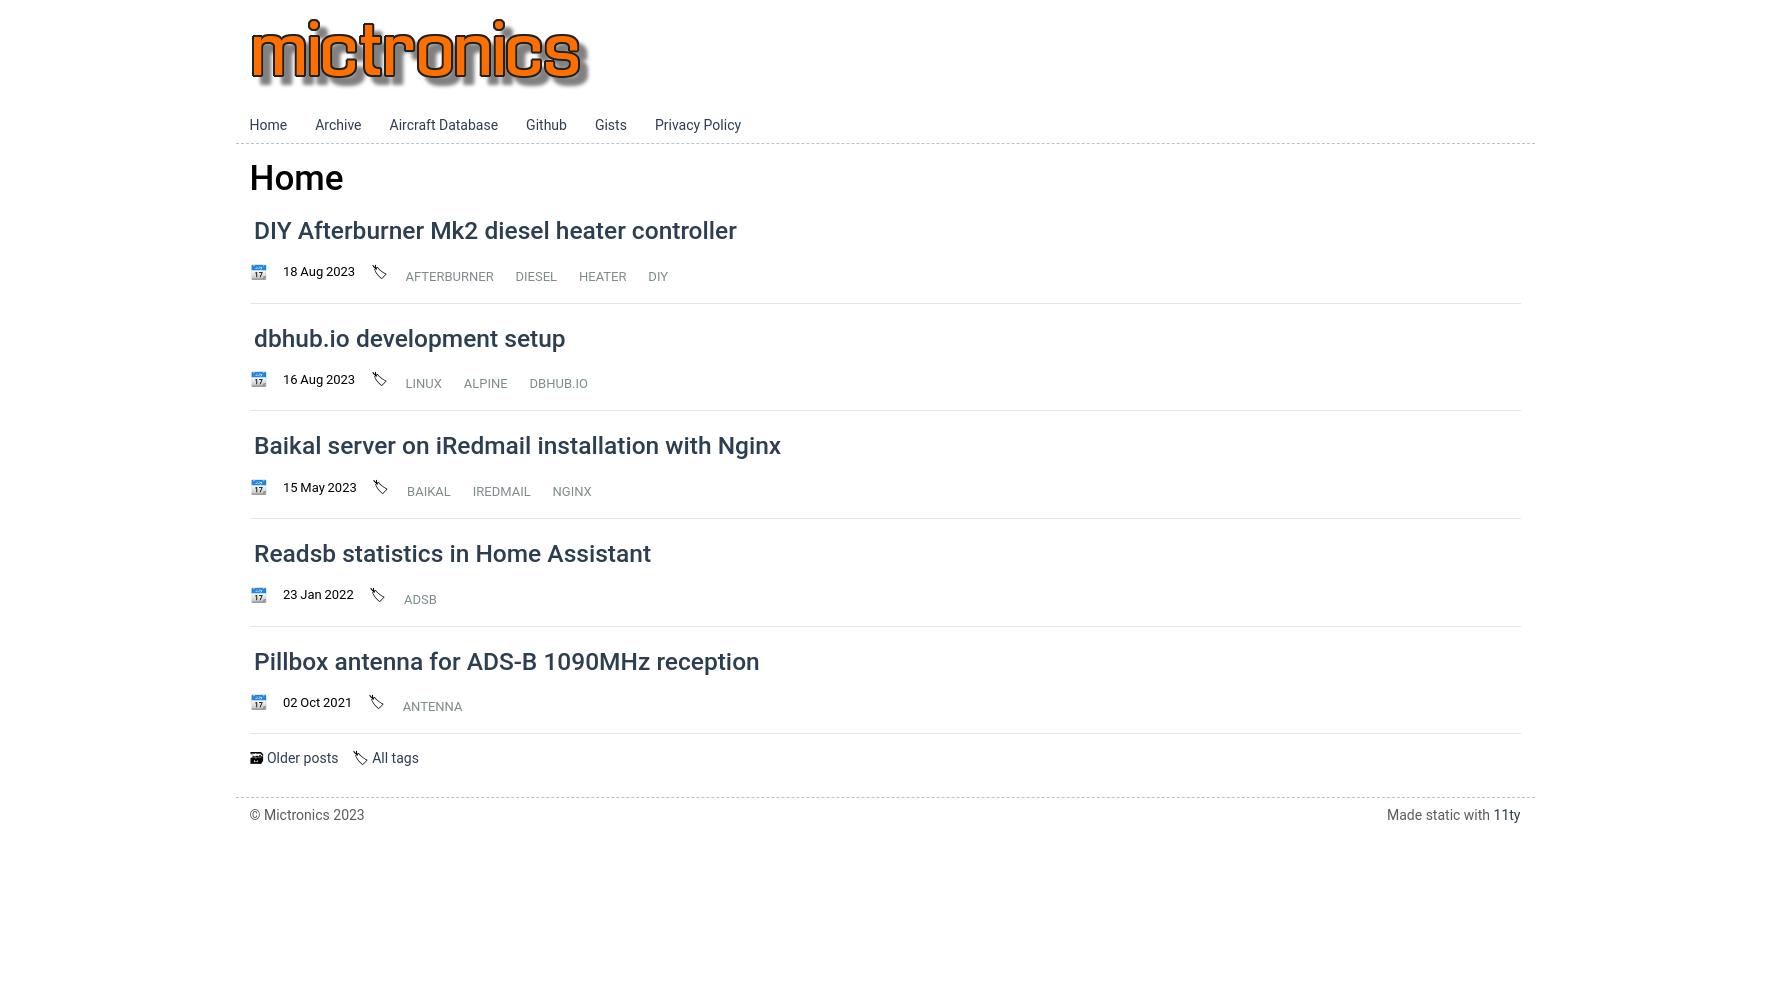 This screenshot has height=1000, width=1770. What do you see at coordinates (571, 489) in the screenshot?
I see `'Nginx'` at bounding box center [571, 489].